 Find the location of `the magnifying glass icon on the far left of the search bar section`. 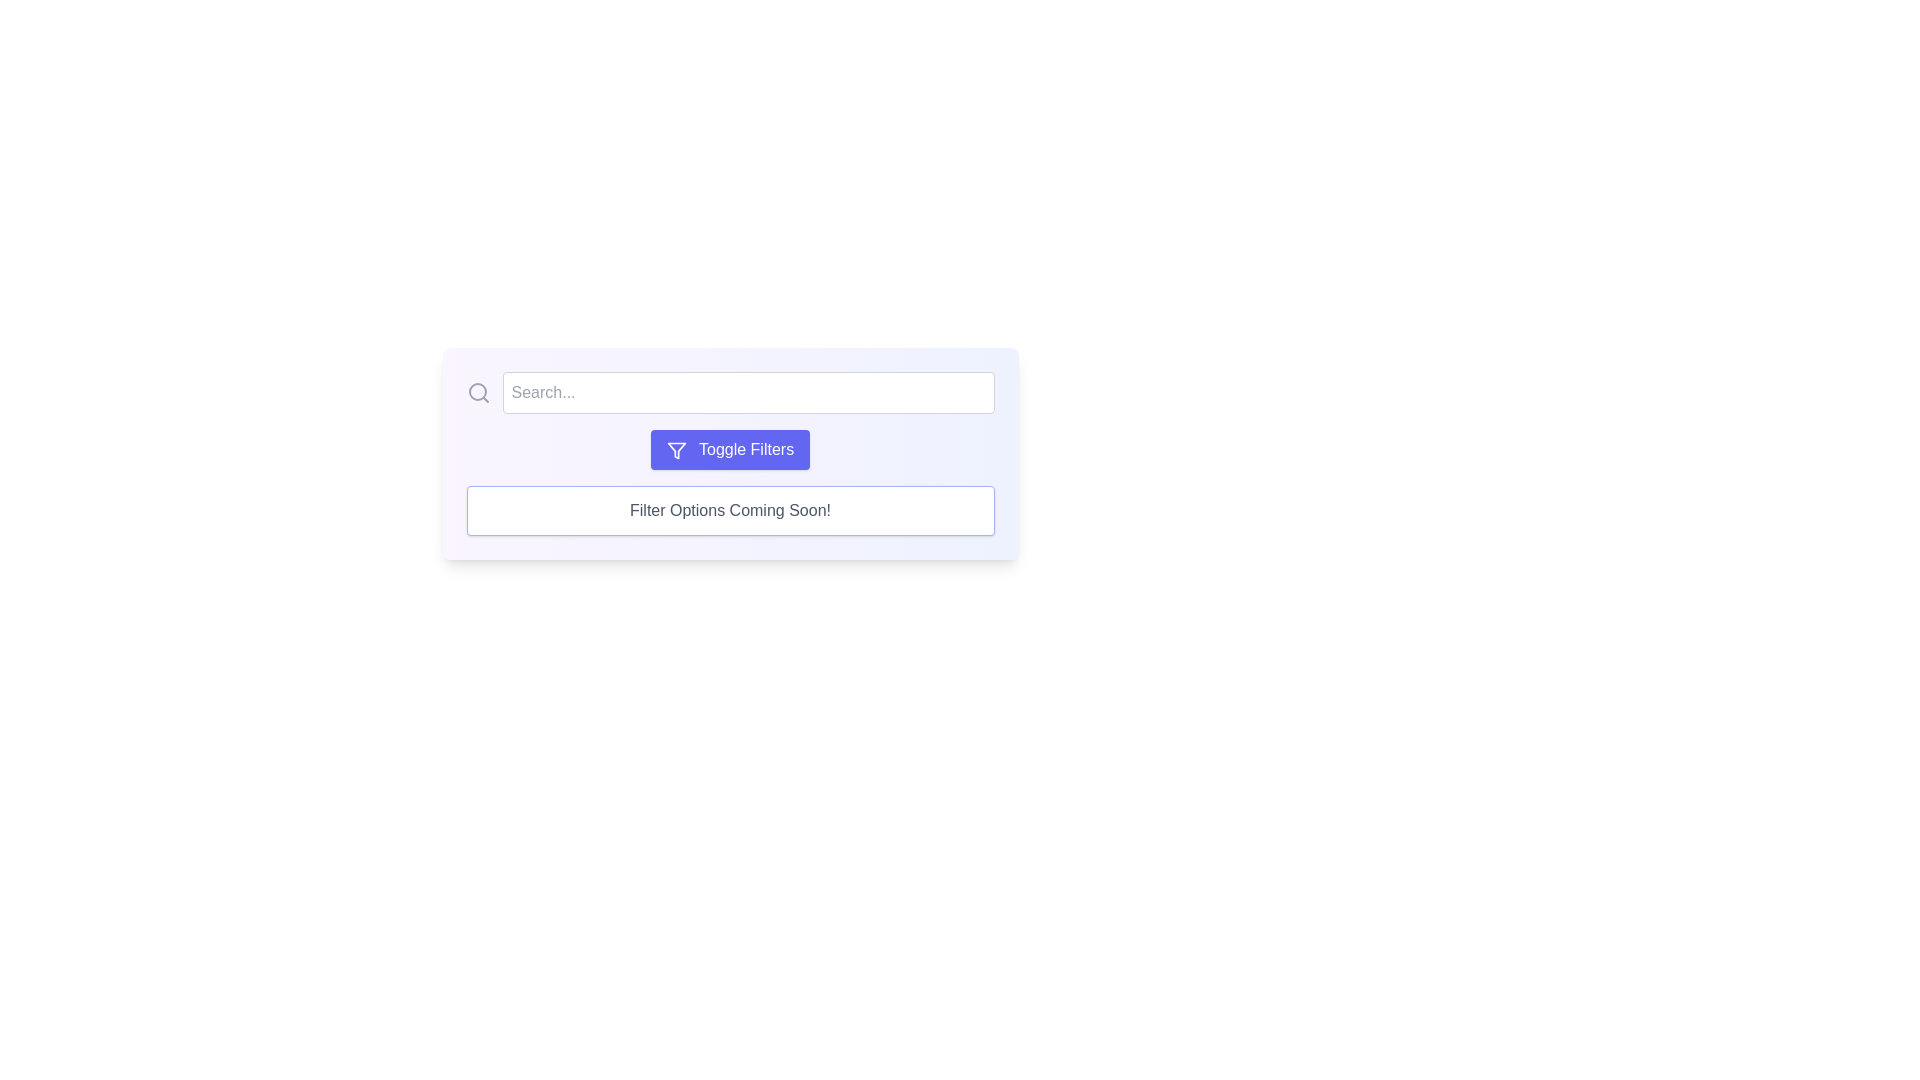

the magnifying glass icon on the far left of the search bar section is located at coordinates (477, 393).